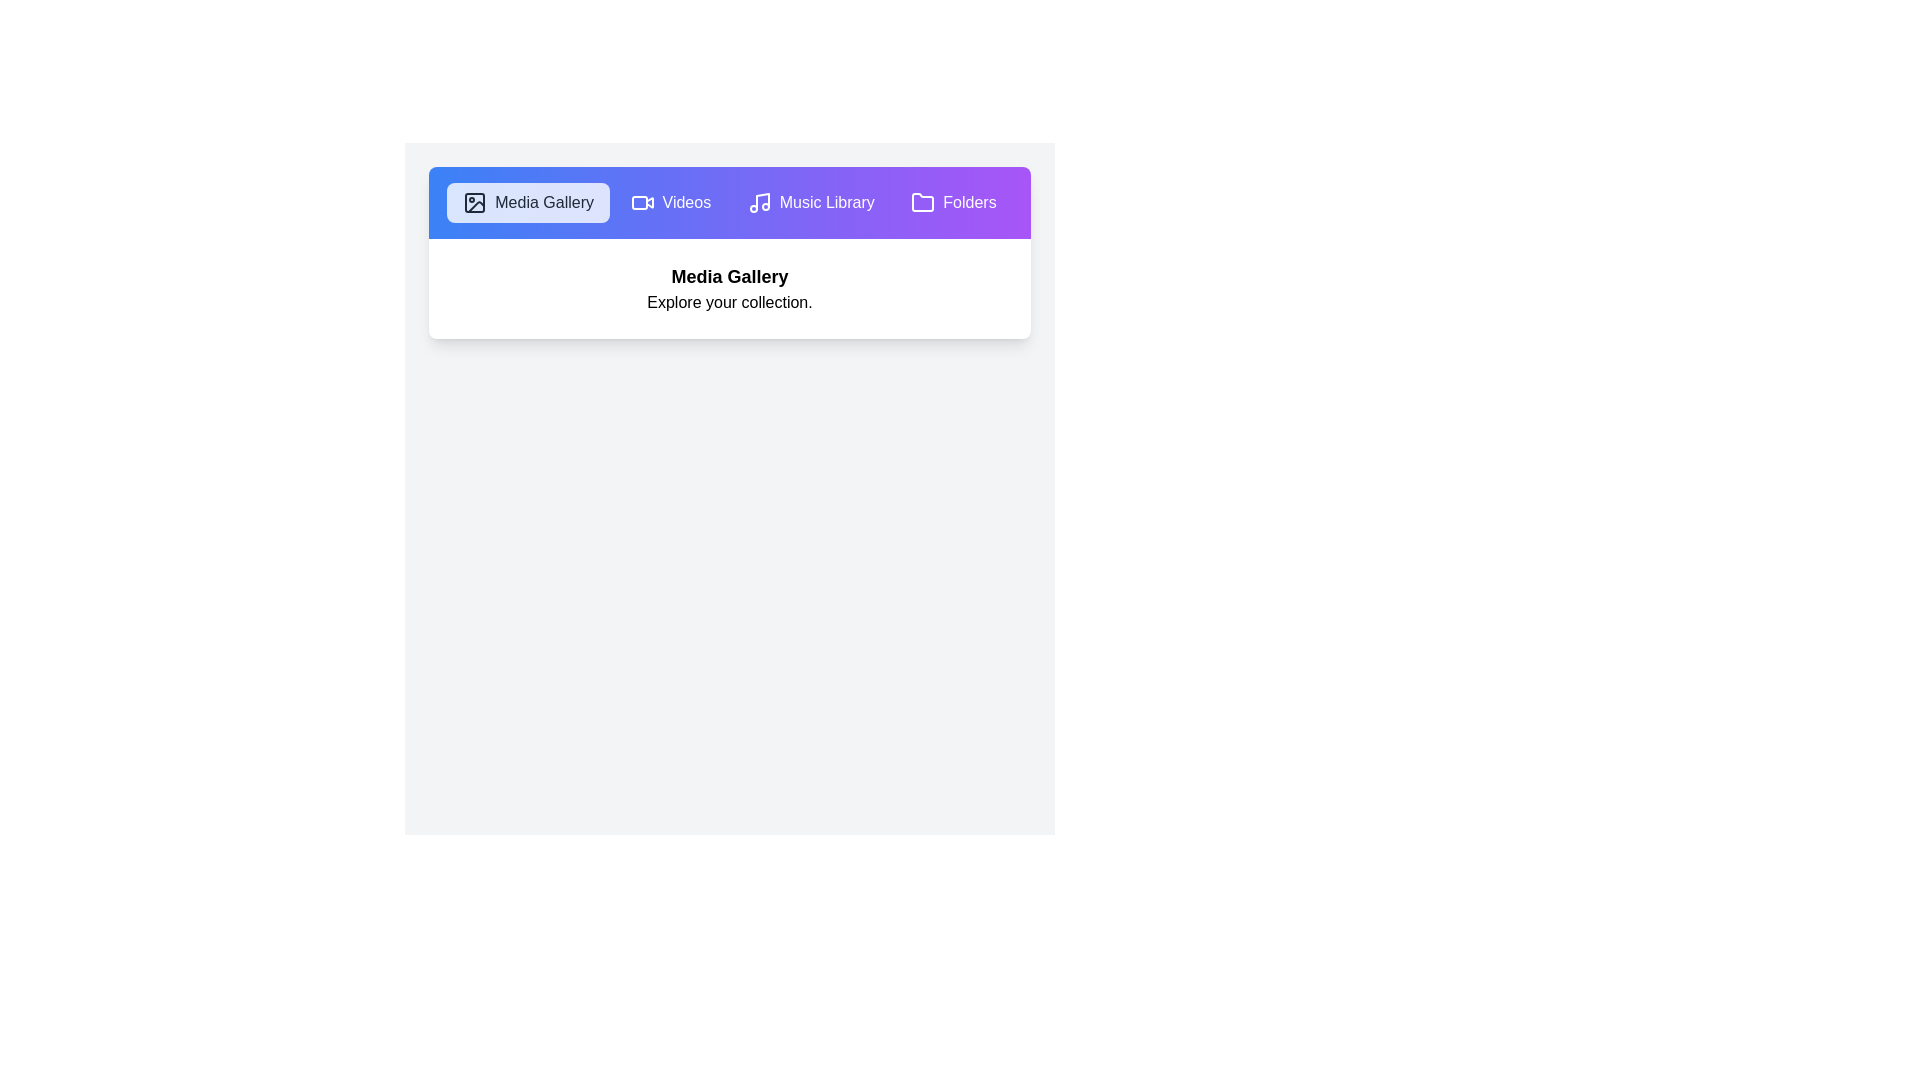 This screenshot has height=1080, width=1920. Describe the element at coordinates (758, 203) in the screenshot. I see `the musical note icon in the navigation bar labeled 'Music Library'` at that location.